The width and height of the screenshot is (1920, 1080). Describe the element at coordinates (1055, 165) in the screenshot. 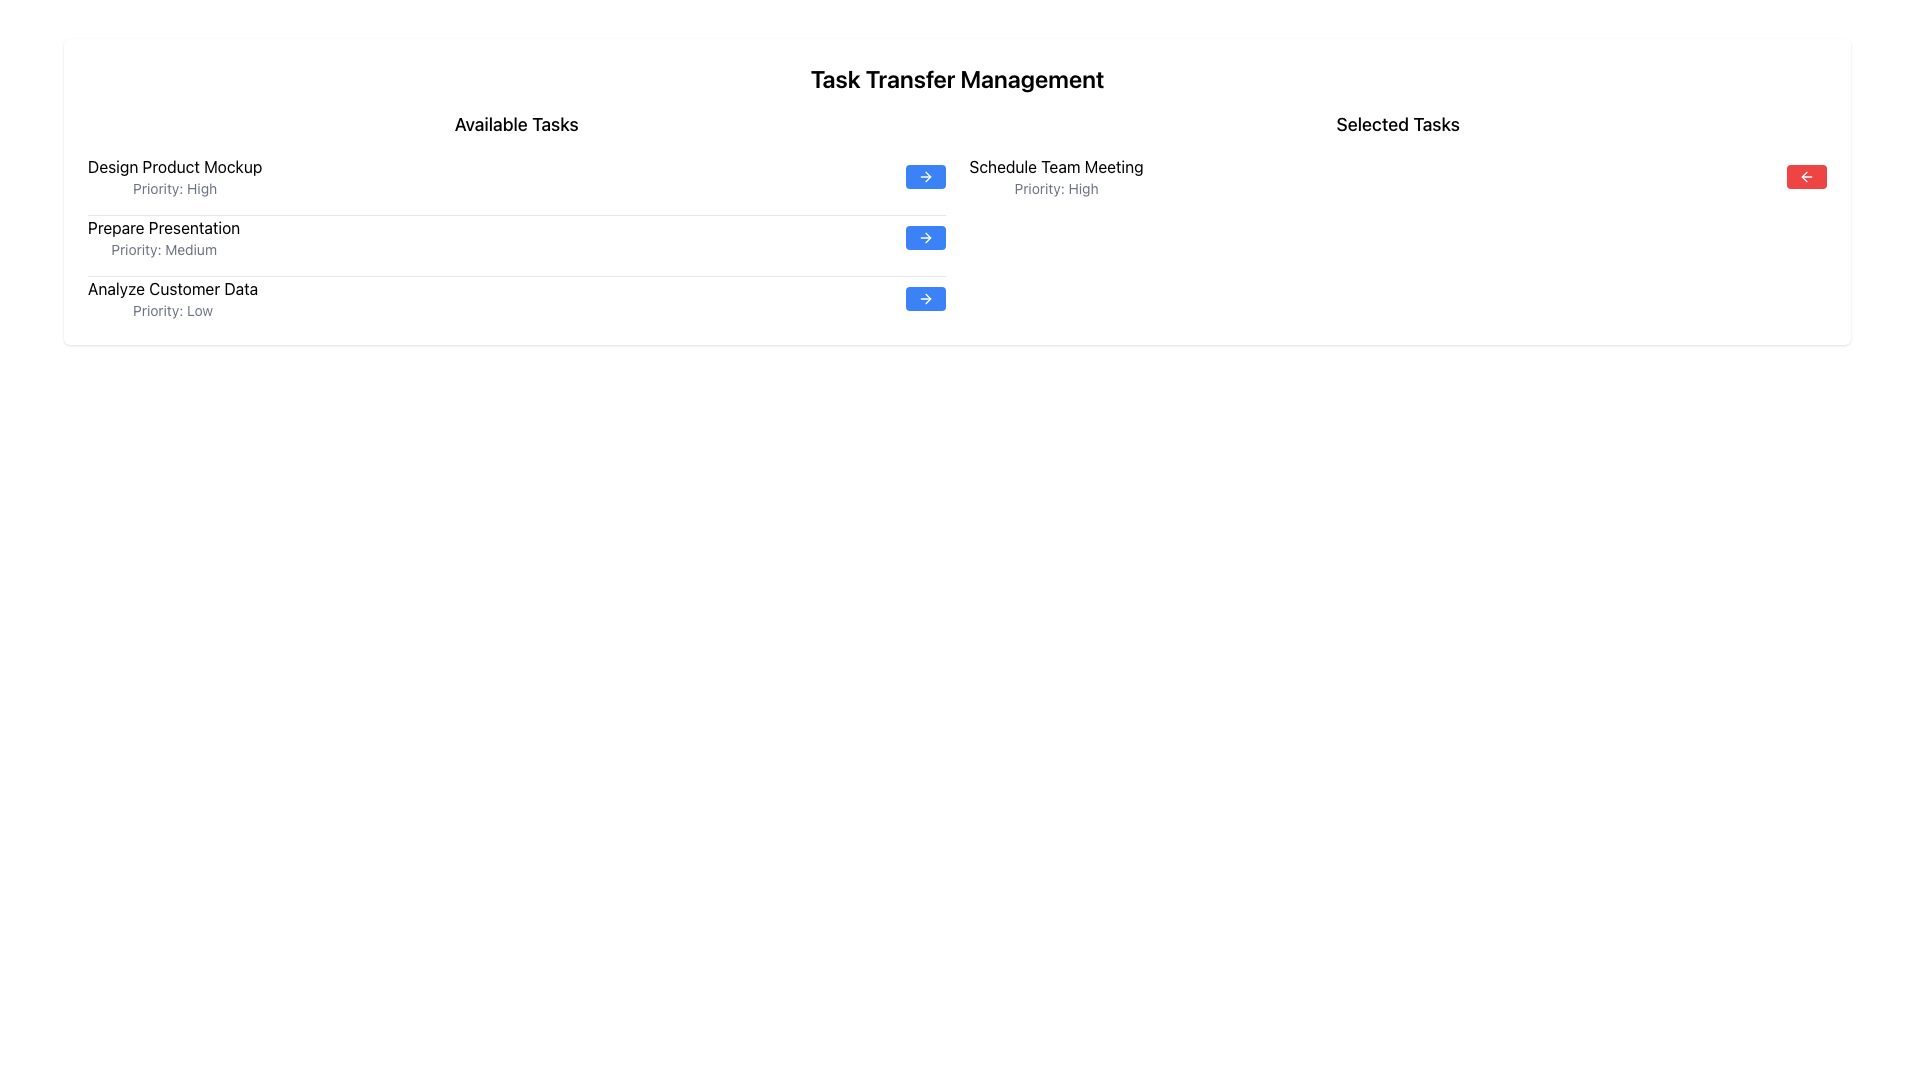

I see `the text display that says 'Schedule Team Meeting', which is positioned in the 'Selected Tasks' section above 'Priority: High'` at that location.